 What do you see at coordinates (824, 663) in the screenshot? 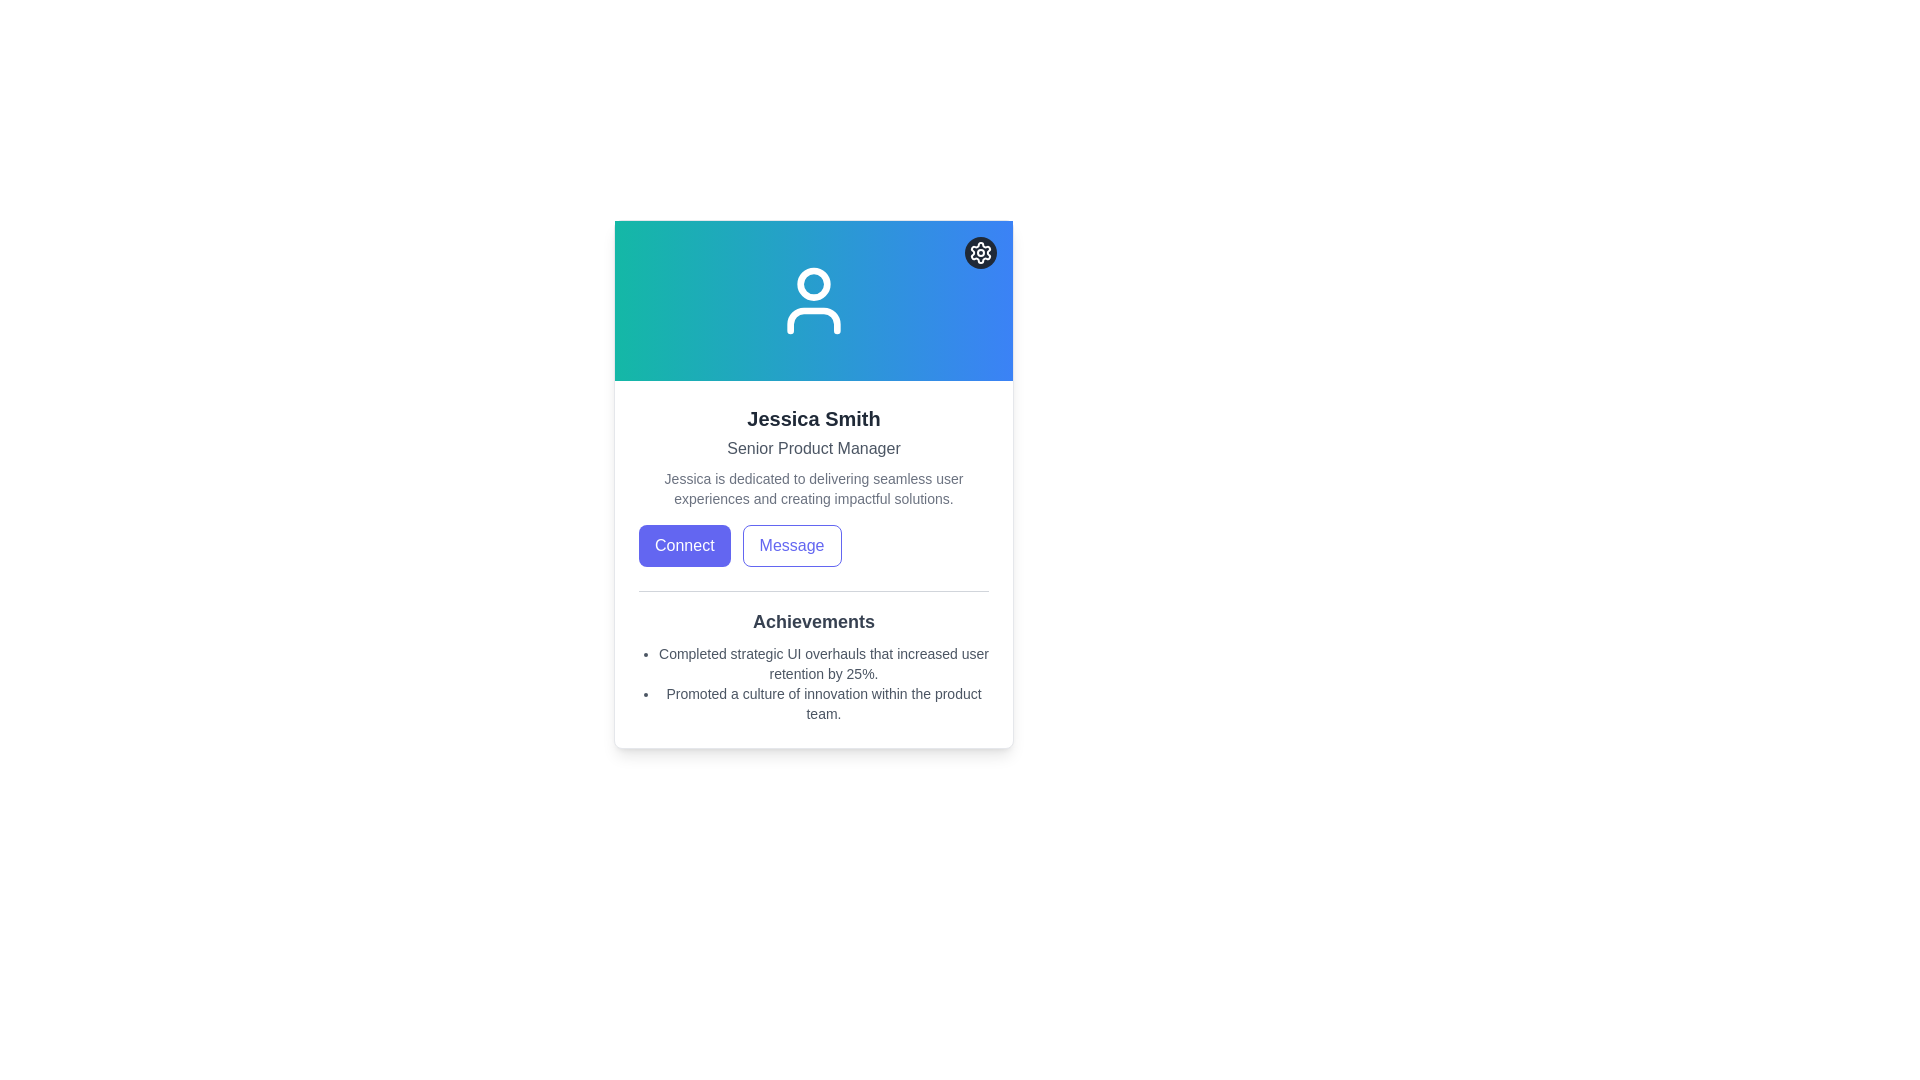
I see `the first bullet point in the 'Achievements' list` at bounding box center [824, 663].